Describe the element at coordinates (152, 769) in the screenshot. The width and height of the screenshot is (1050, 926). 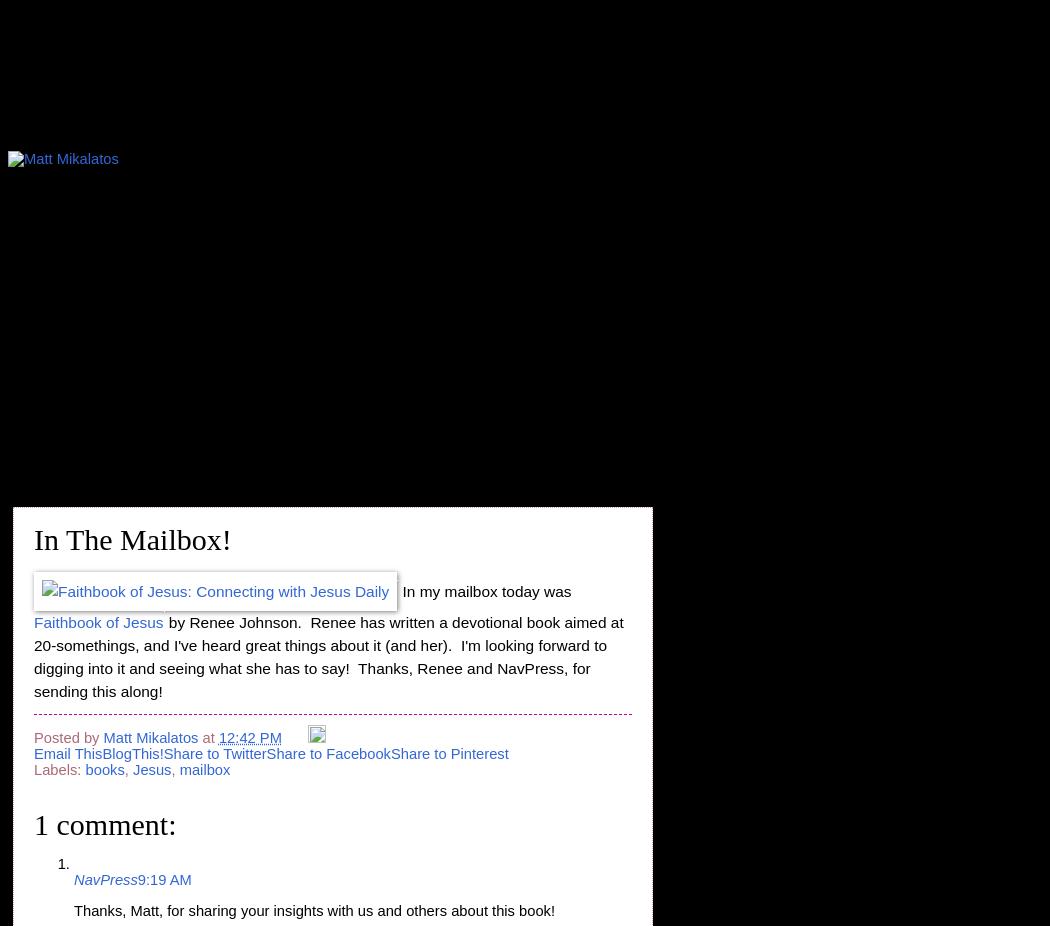
I see `'Jesus'` at that location.